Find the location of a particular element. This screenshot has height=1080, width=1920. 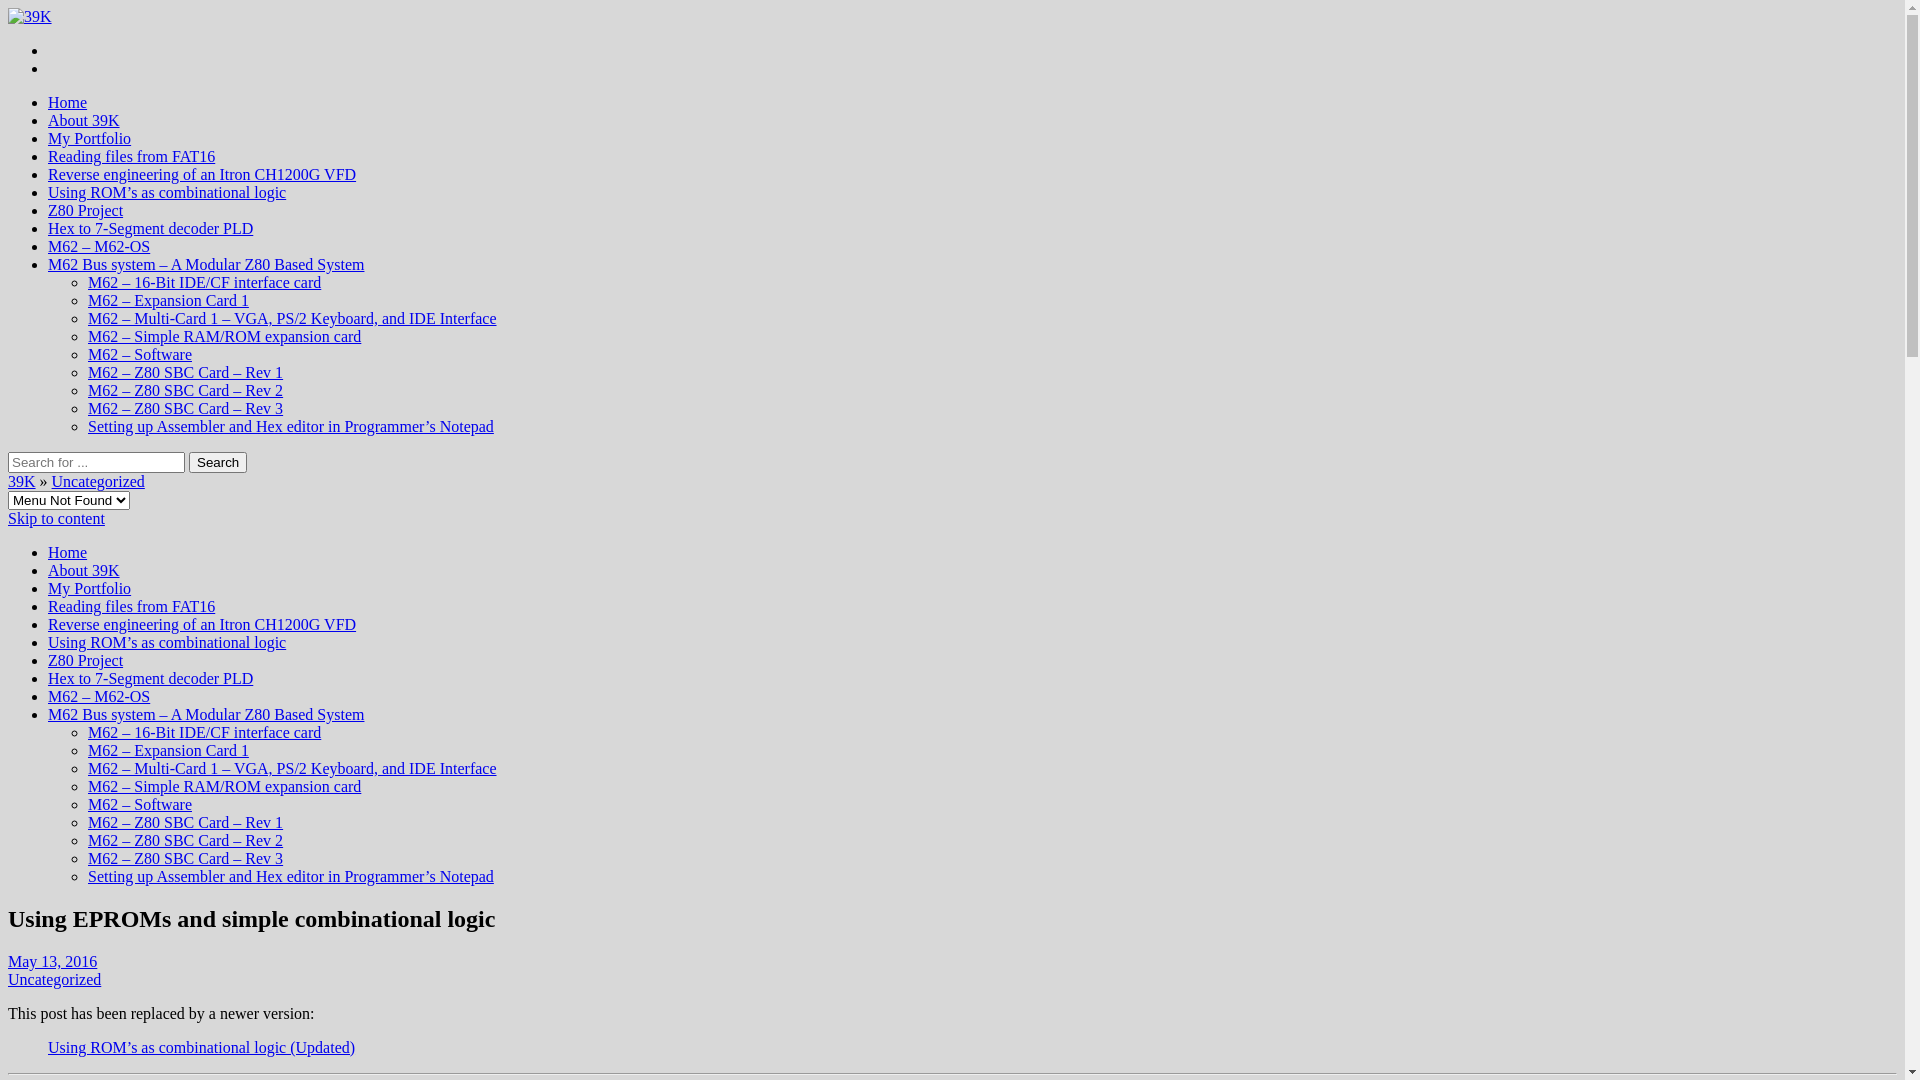

'My Portfolio' is located at coordinates (48, 137).